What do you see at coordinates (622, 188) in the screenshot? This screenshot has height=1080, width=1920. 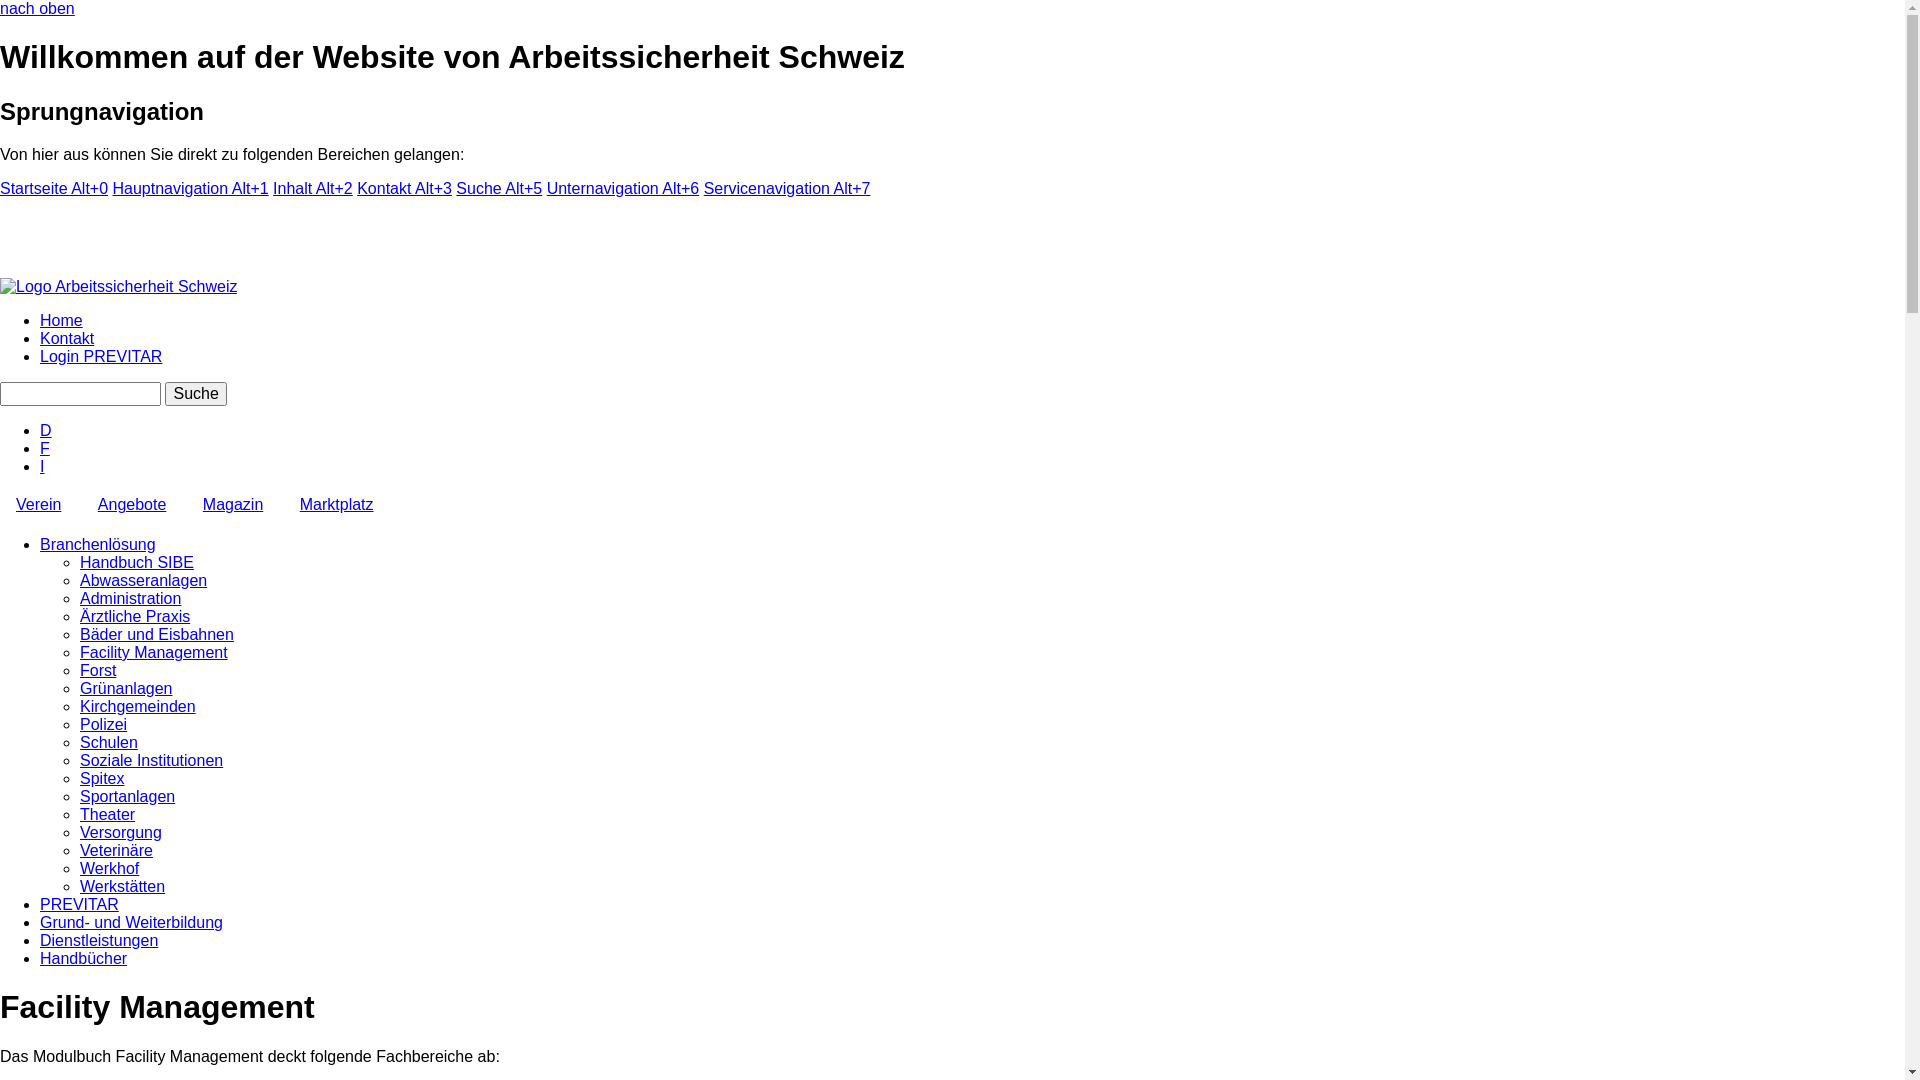 I see `'Unternavigation Alt+6'` at bounding box center [622, 188].